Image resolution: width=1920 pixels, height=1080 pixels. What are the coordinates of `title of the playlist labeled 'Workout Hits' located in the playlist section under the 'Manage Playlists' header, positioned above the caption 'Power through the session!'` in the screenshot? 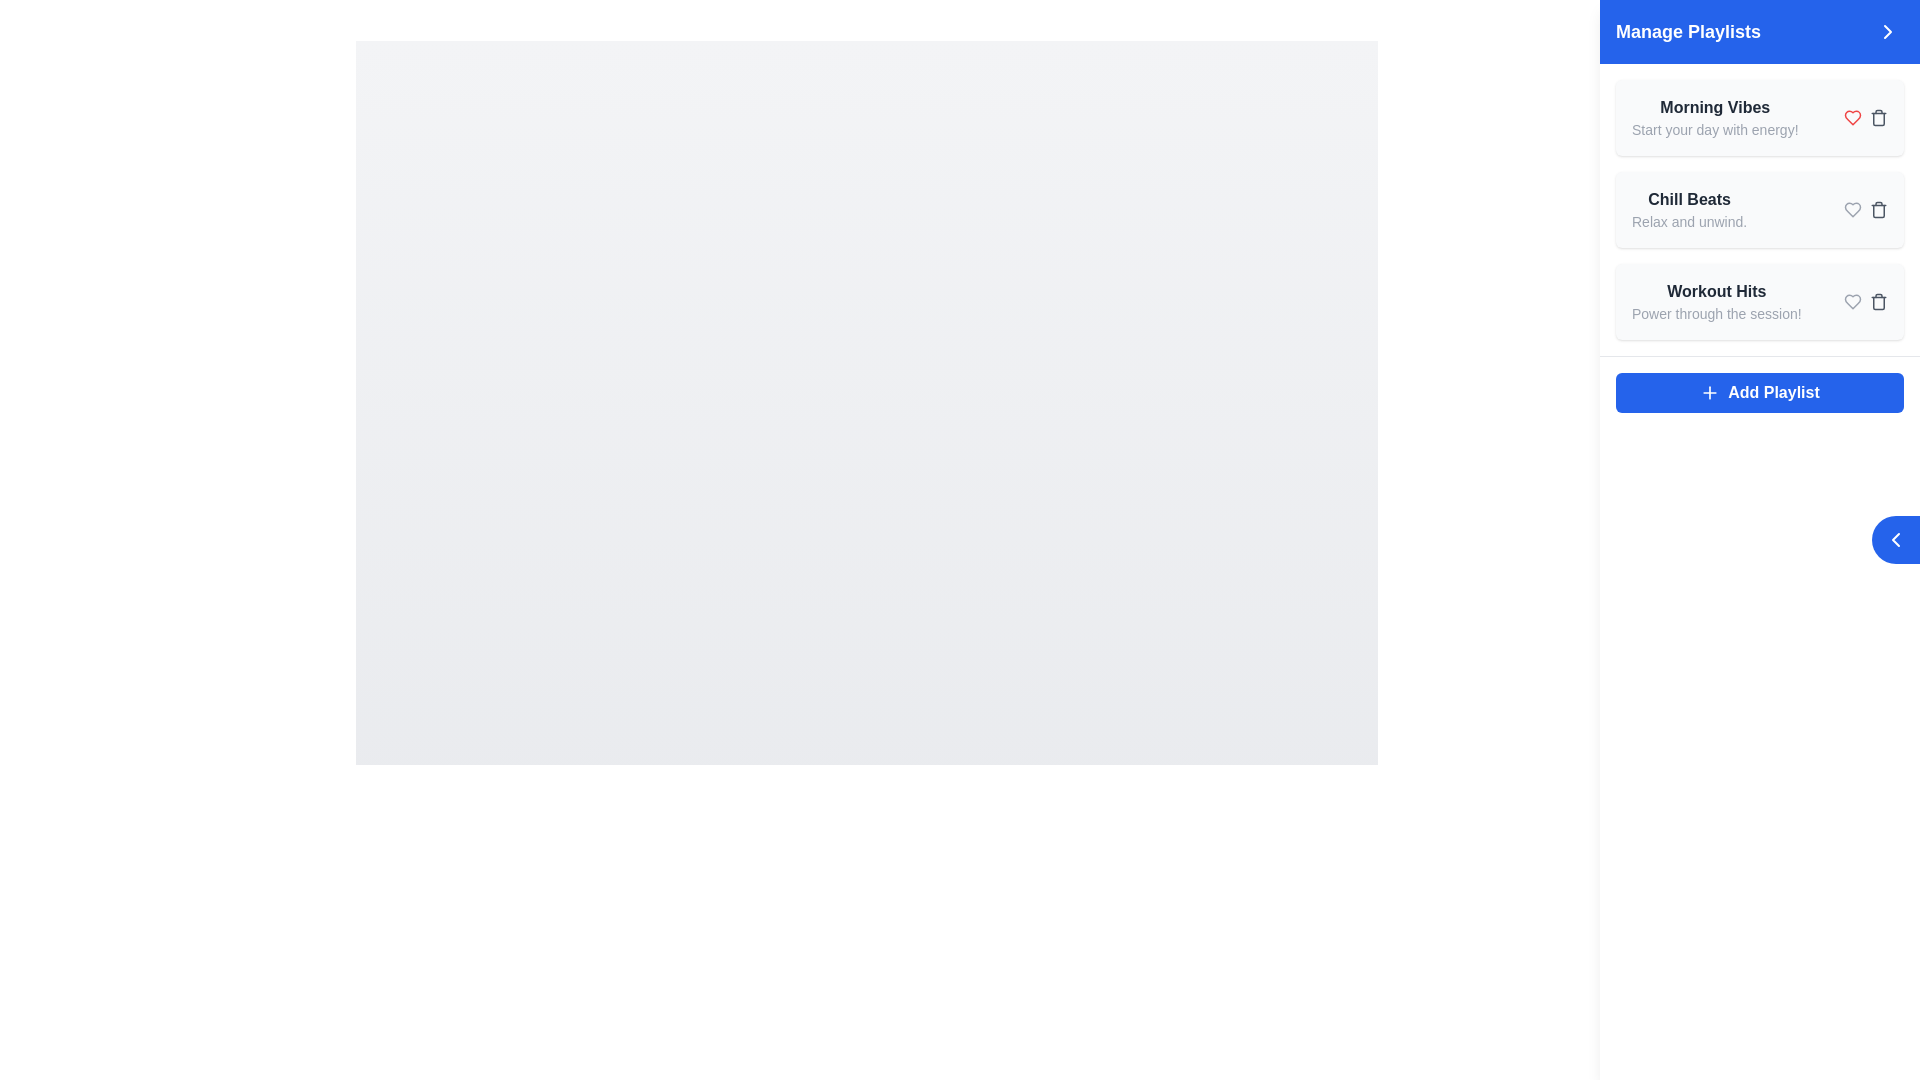 It's located at (1715, 292).